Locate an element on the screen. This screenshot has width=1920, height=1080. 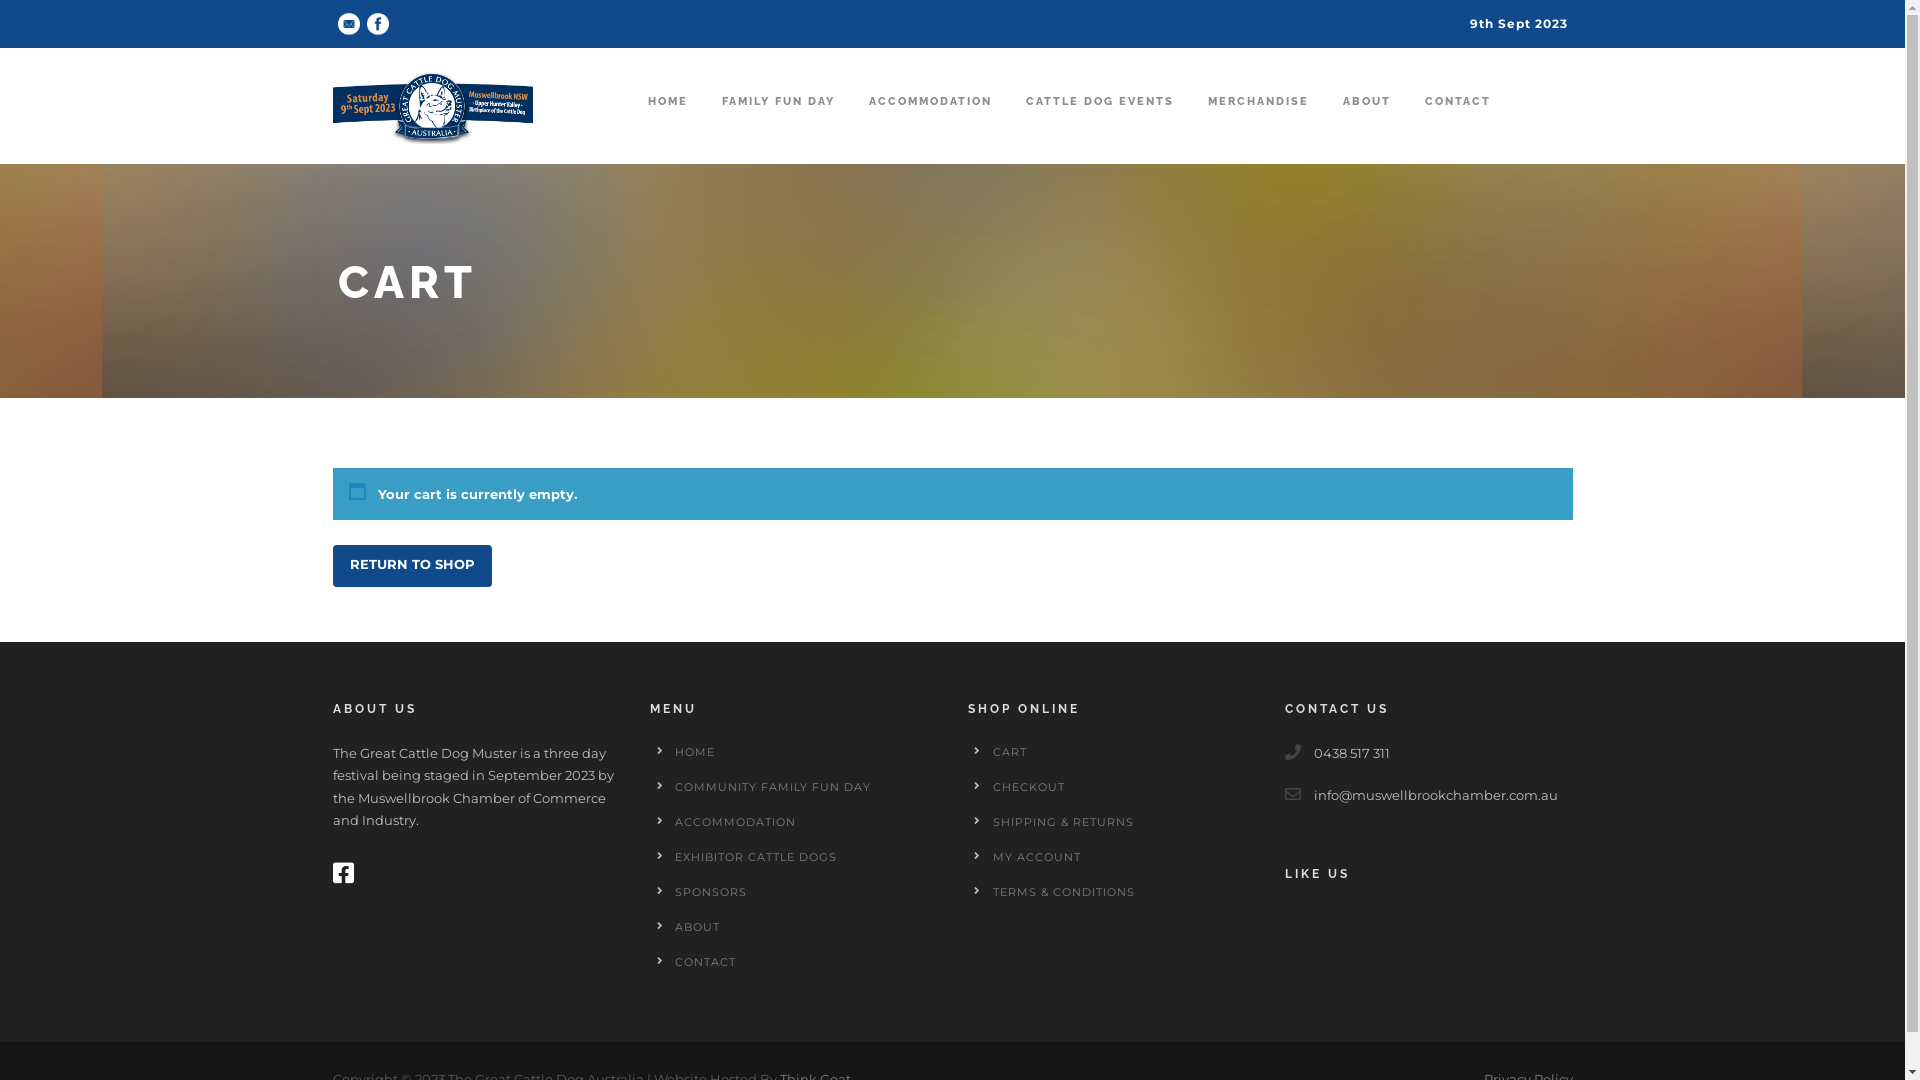
'MY ACCOUNT' is located at coordinates (1036, 855).